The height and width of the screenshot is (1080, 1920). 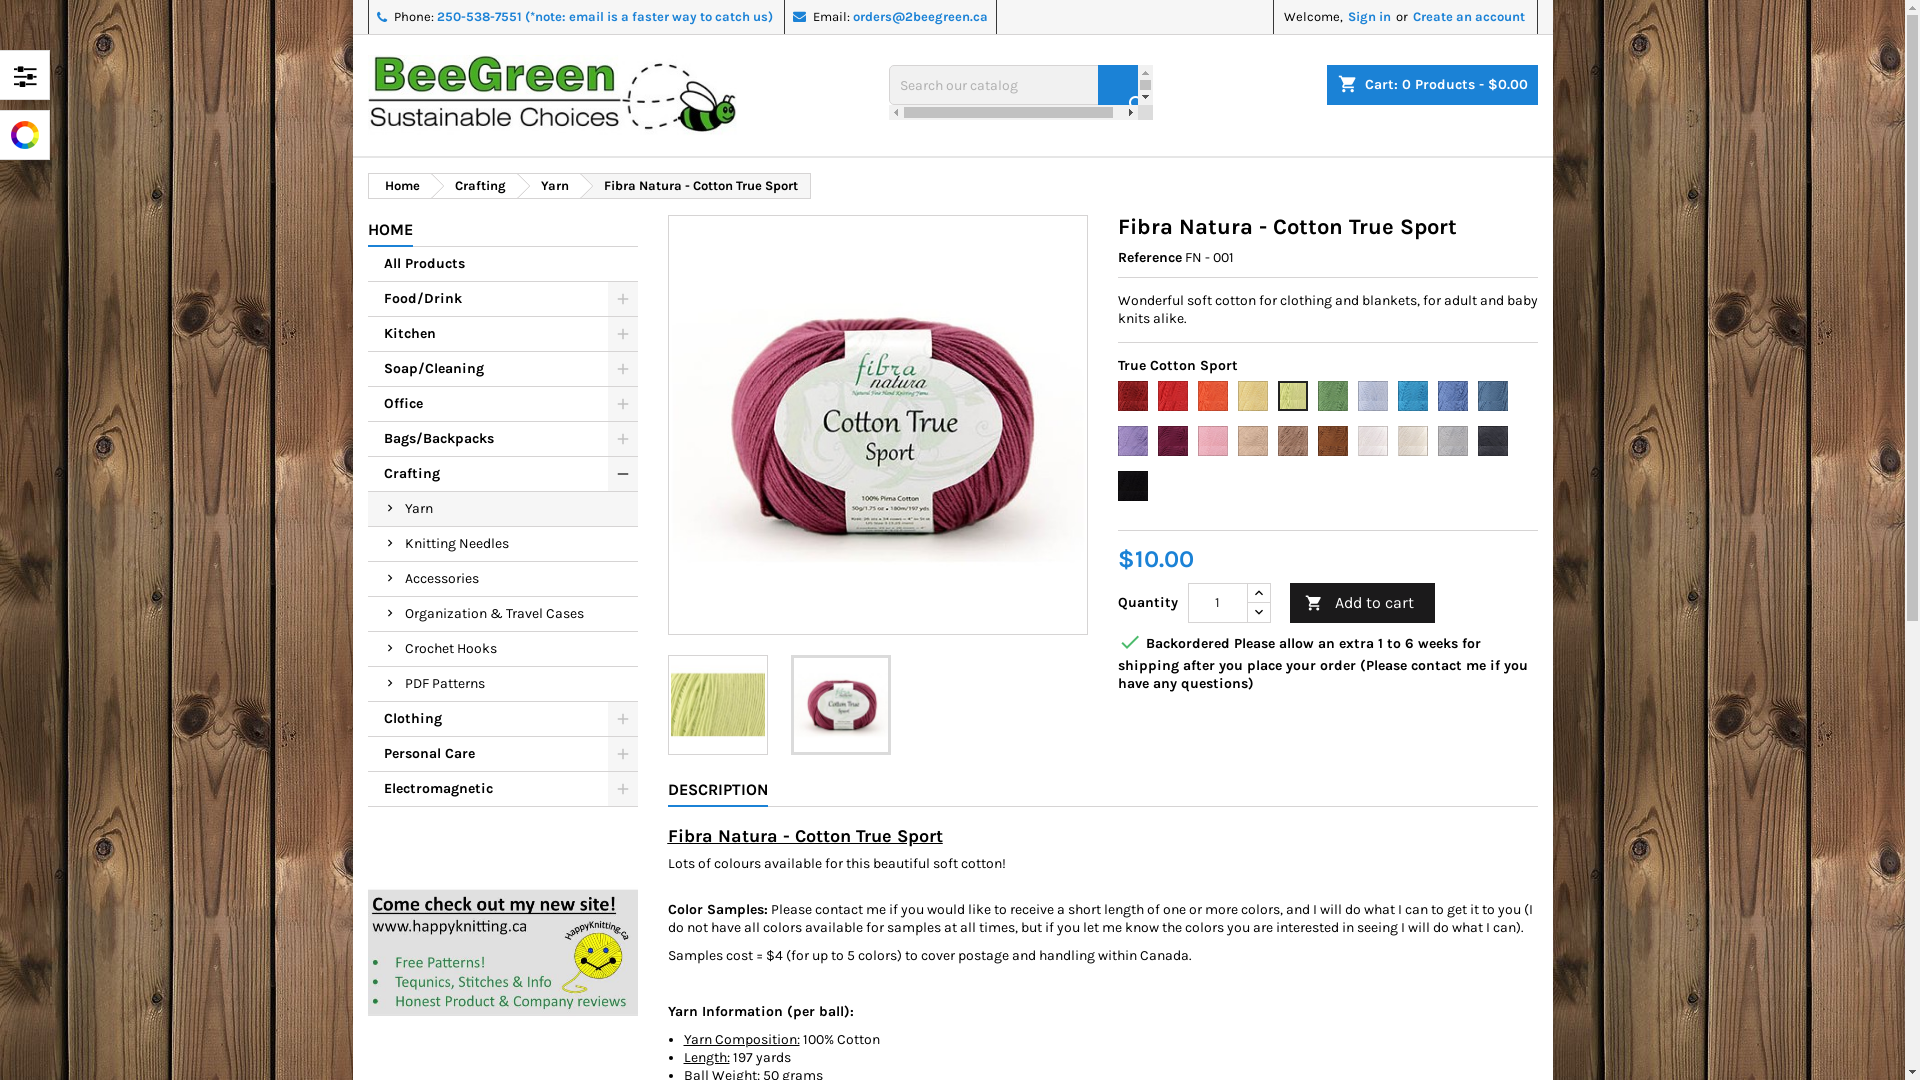 I want to click on 'Electromagnetic', so click(x=368, y=788).